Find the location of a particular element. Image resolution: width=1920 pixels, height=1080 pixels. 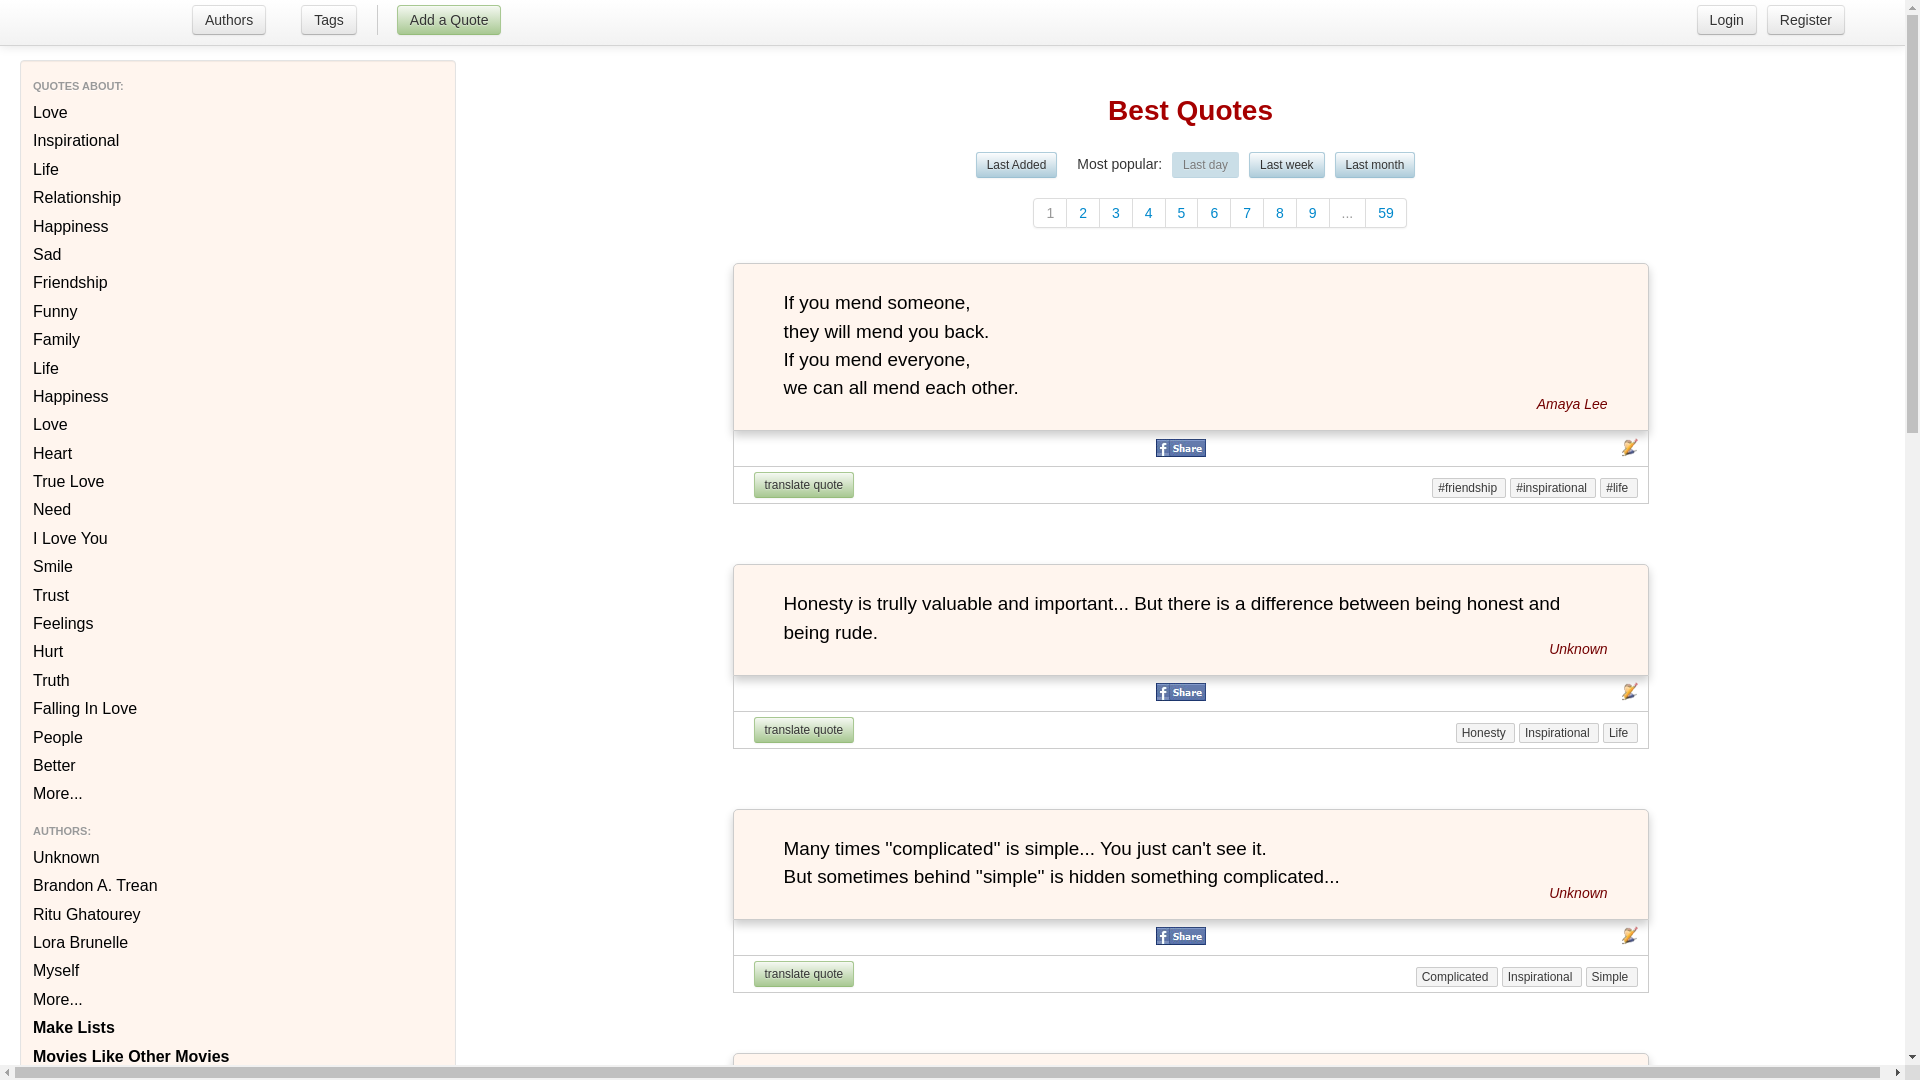

'Inspirational ' is located at coordinates (1558, 732).